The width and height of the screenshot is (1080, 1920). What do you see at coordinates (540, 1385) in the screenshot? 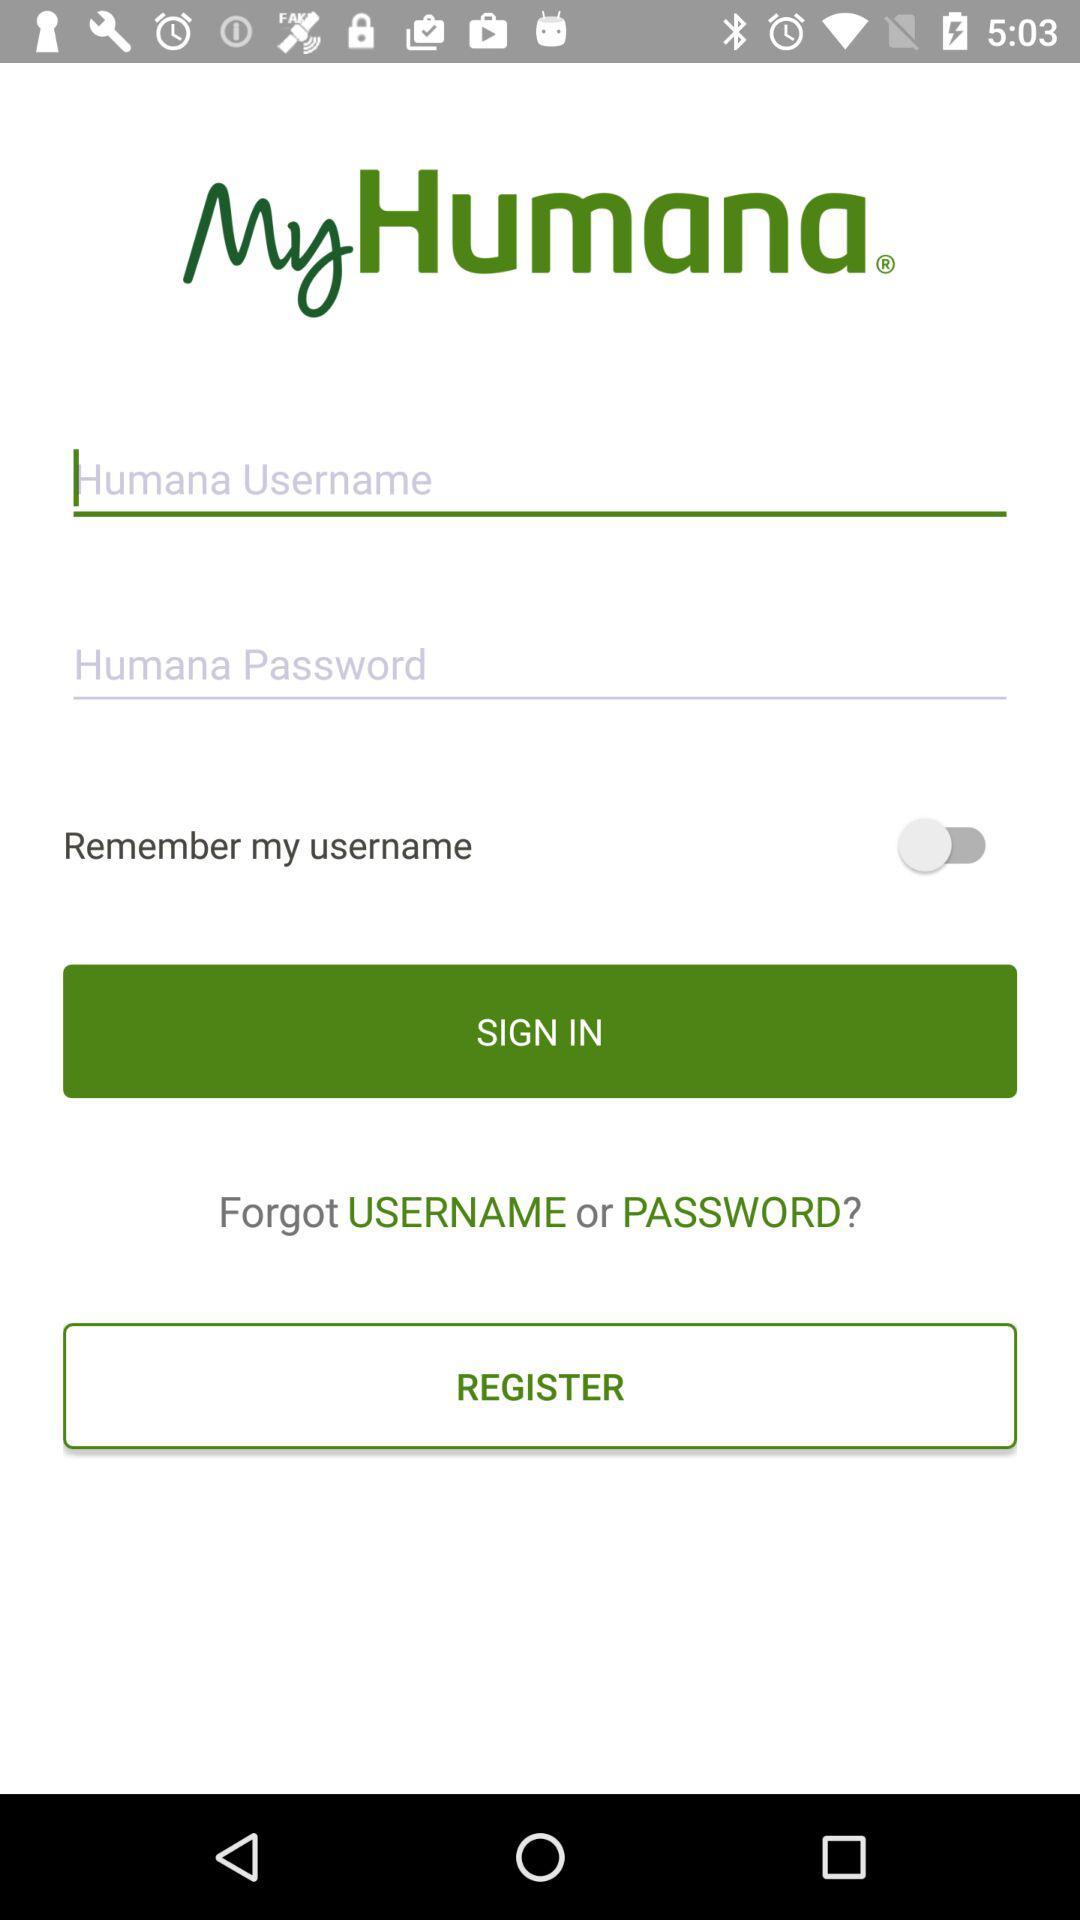
I see `icon below the forgot` at bounding box center [540, 1385].